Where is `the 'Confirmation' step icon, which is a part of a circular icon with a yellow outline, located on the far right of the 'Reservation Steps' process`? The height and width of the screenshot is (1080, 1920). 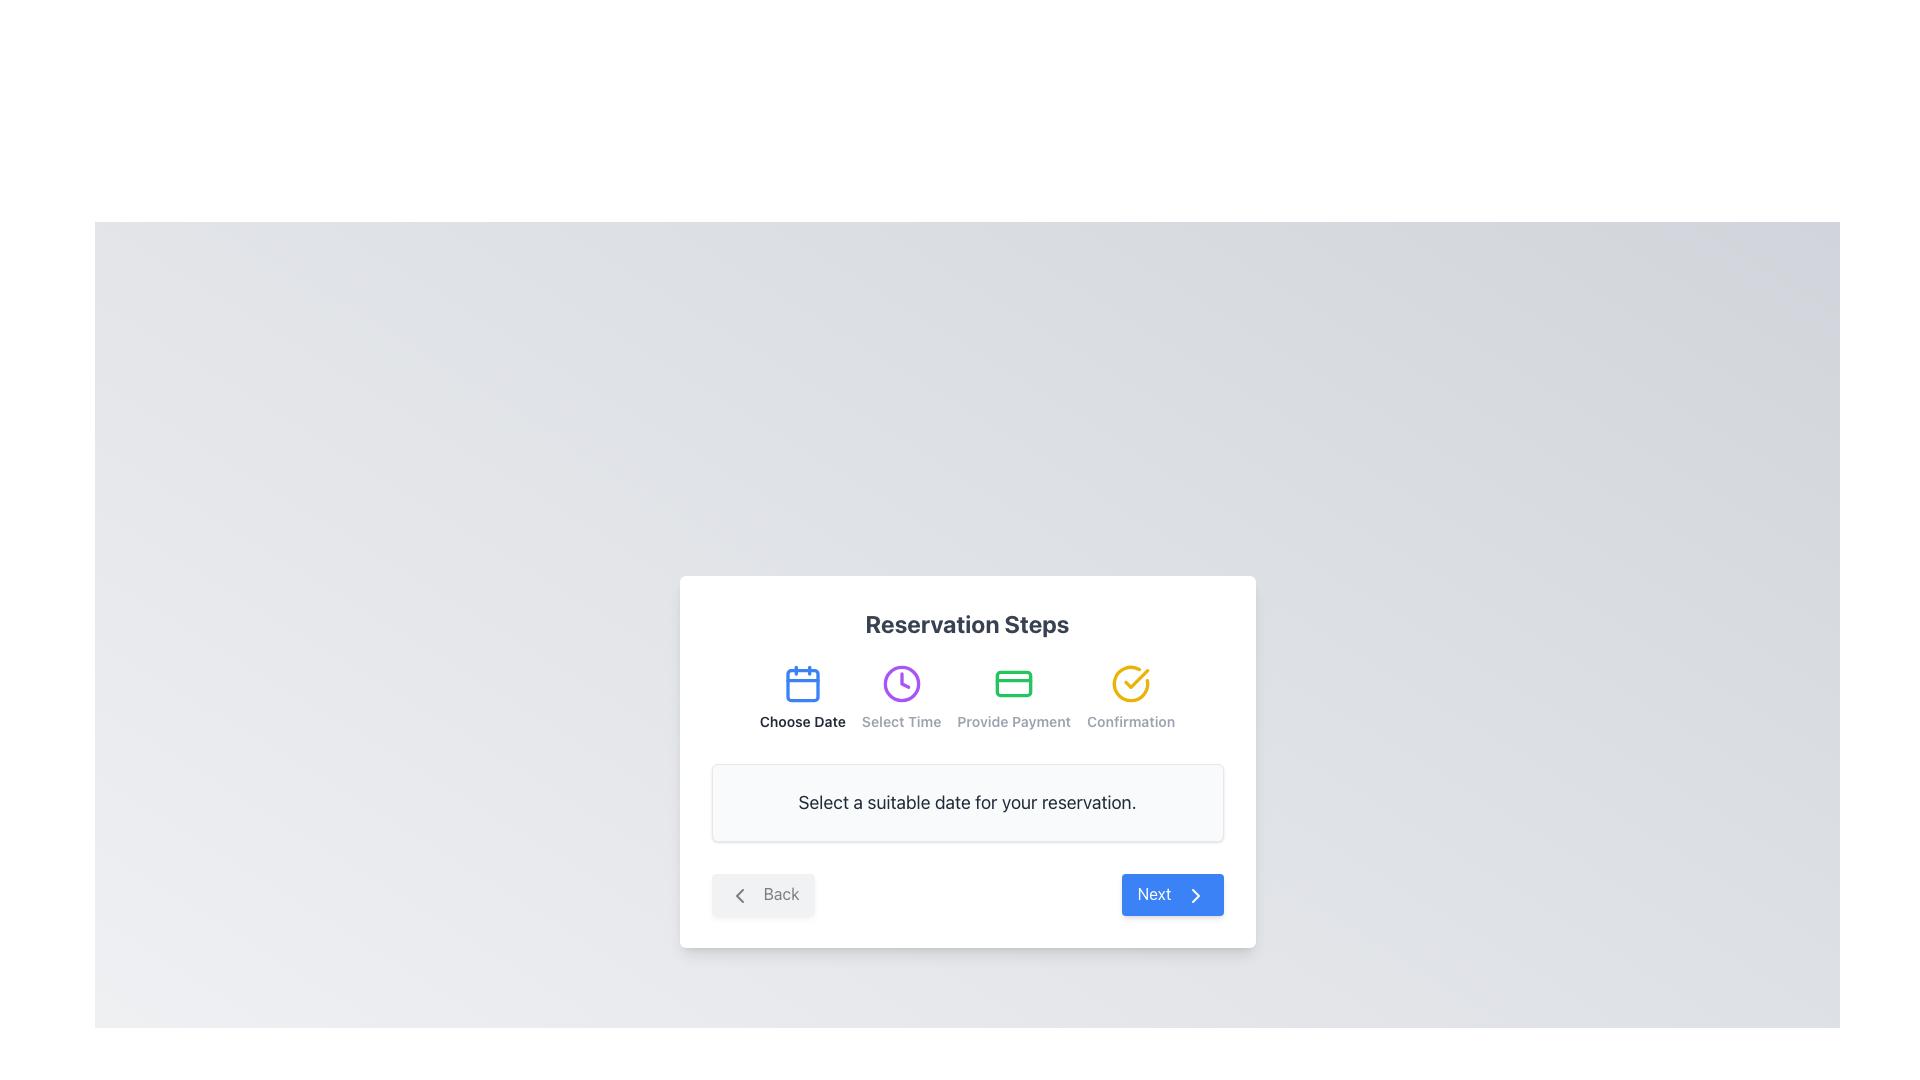
the 'Confirmation' step icon, which is a part of a circular icon with a yellow outline, located on the far right of the 'Reservation Steps' process is located at coordinates (1131, 683).